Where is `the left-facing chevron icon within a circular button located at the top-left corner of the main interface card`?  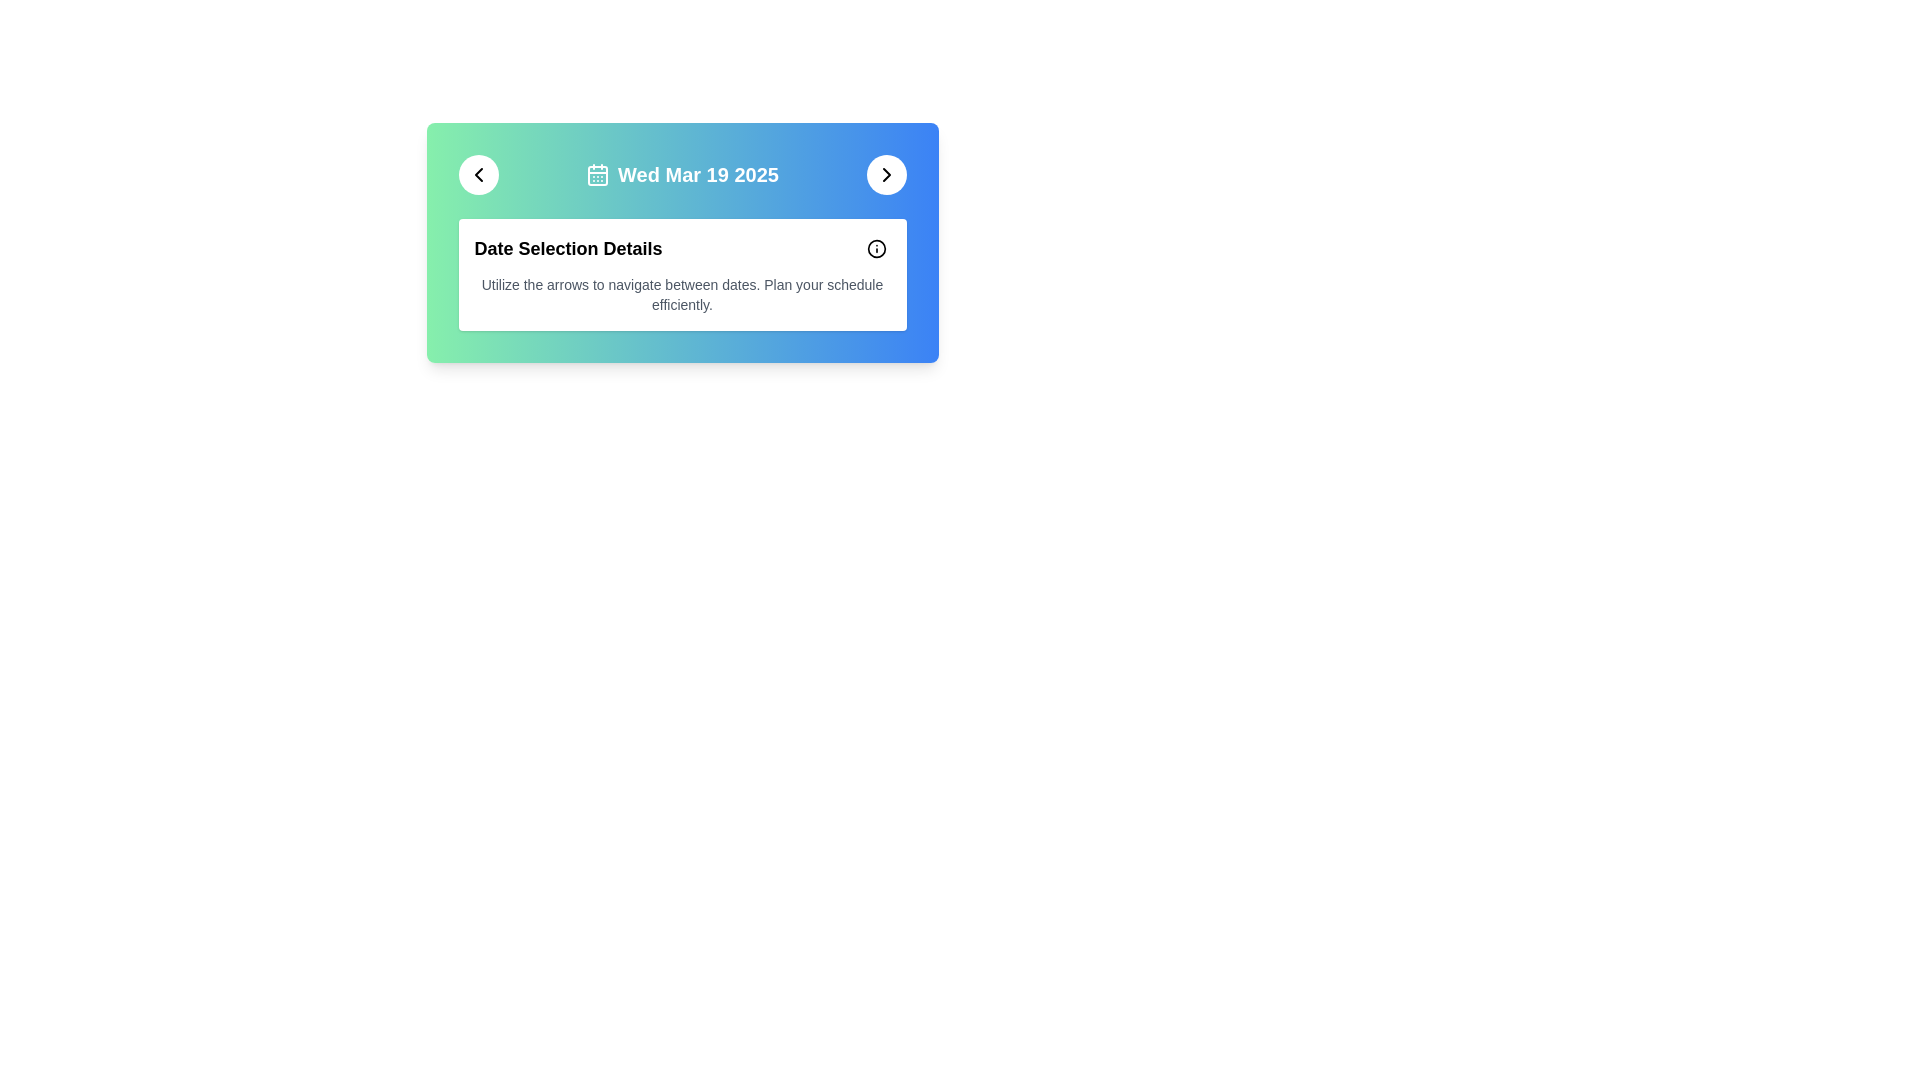 the left-facing chevron icon within a circular button located at the top-left corner of the main interface card is located at coordinates (477, 173).